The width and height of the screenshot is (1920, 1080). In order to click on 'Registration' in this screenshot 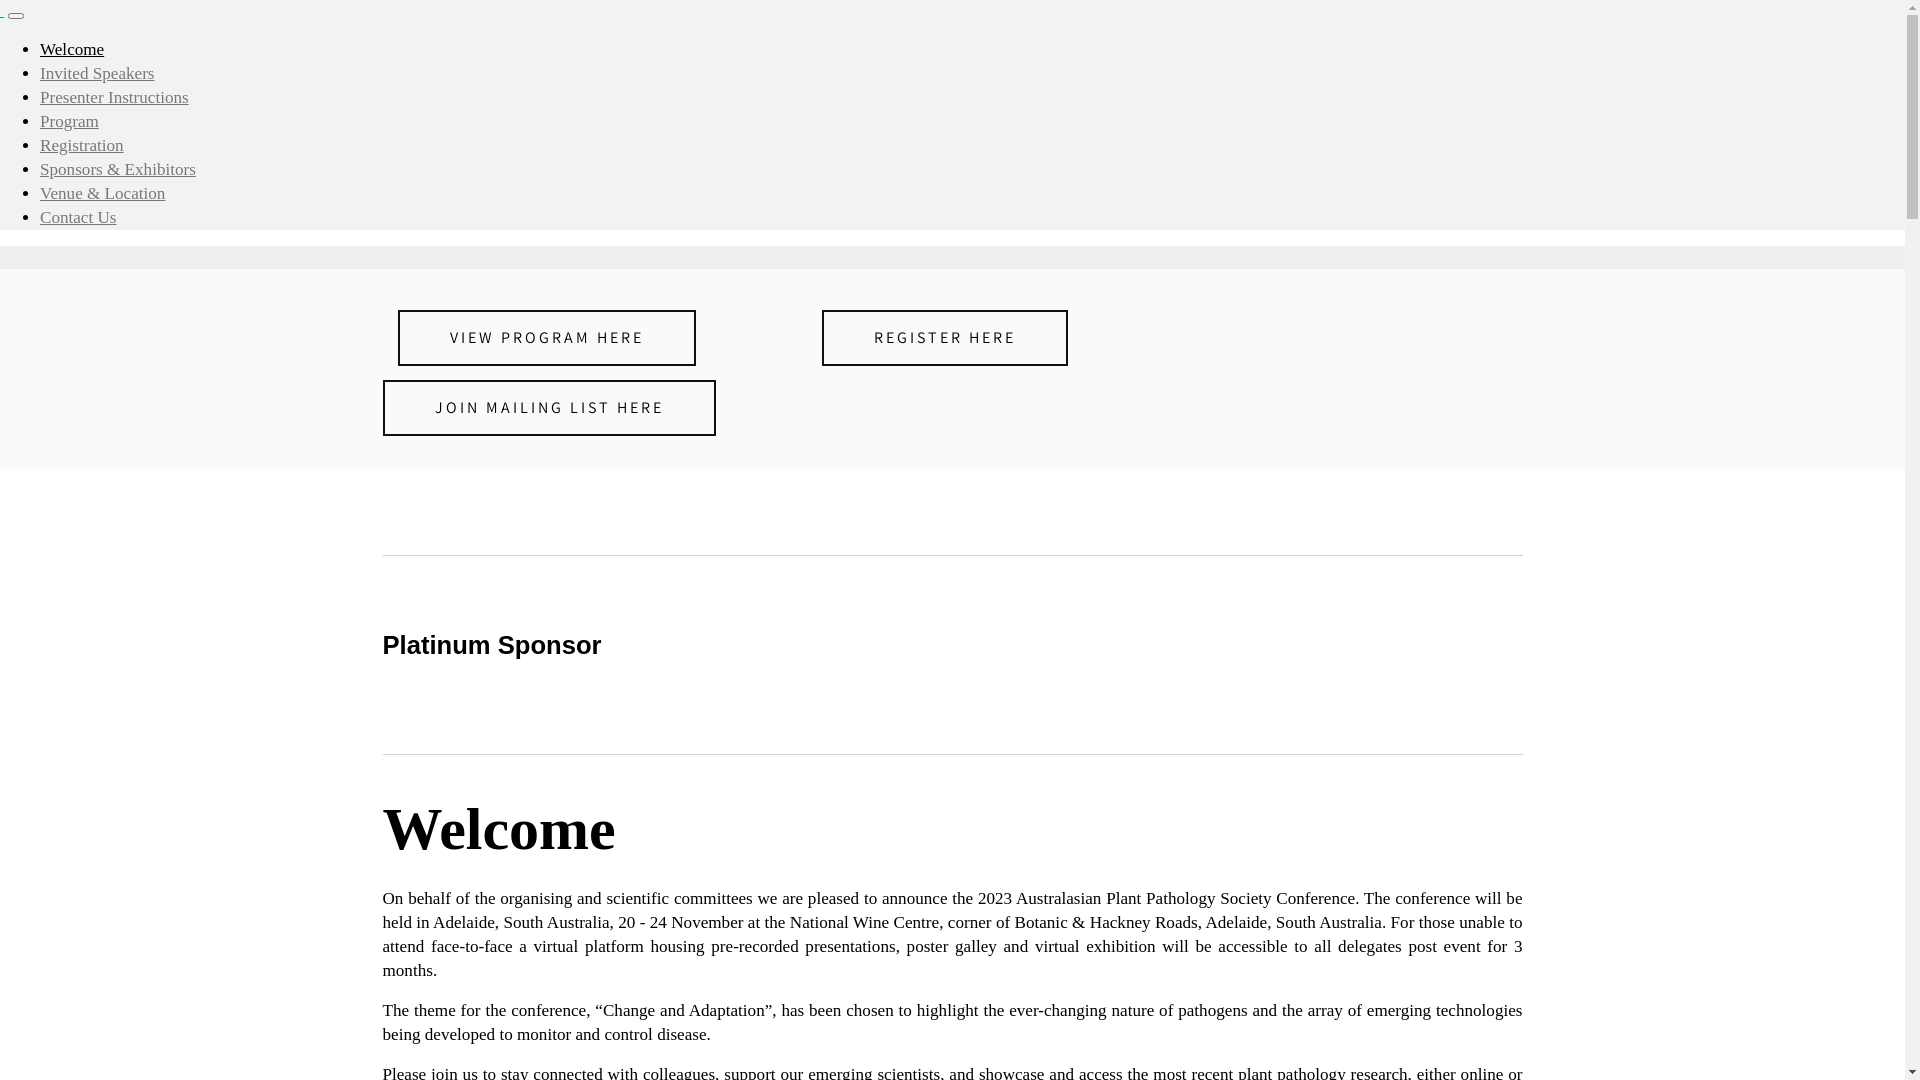, I will do `click(80, 144)`.